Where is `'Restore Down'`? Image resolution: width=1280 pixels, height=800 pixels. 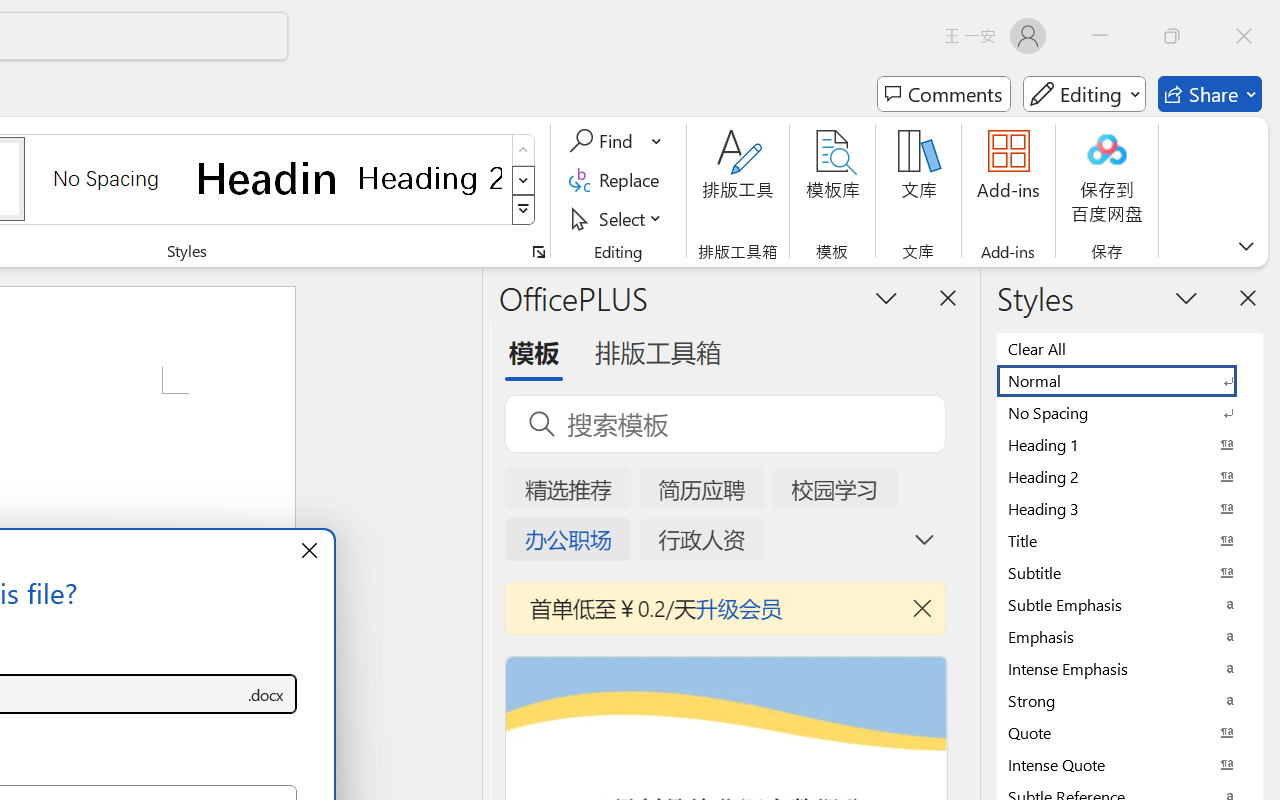
'Restore Down' is located at coordinates (1172, 35).